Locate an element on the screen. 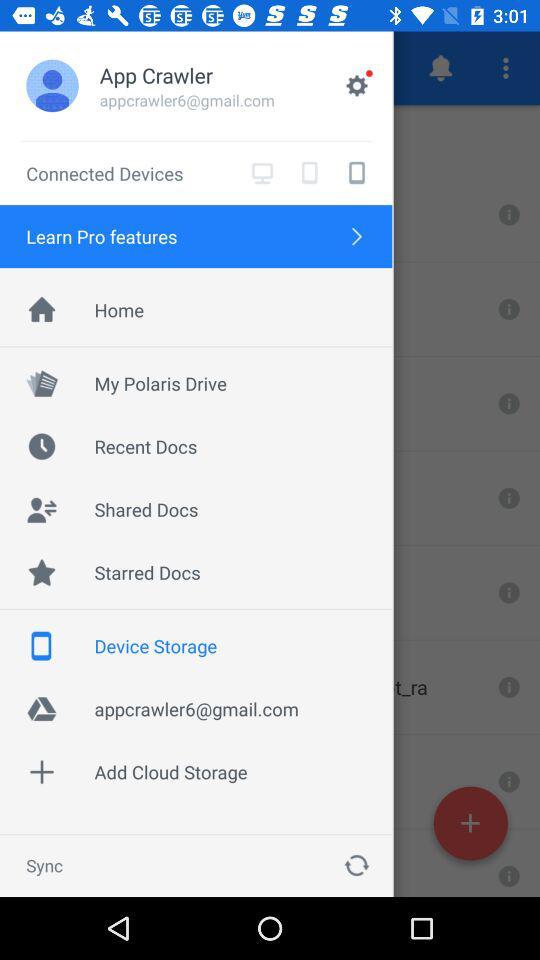 This screenshot has width=540, height=960. the add icon is located at coordinates (470, 827).